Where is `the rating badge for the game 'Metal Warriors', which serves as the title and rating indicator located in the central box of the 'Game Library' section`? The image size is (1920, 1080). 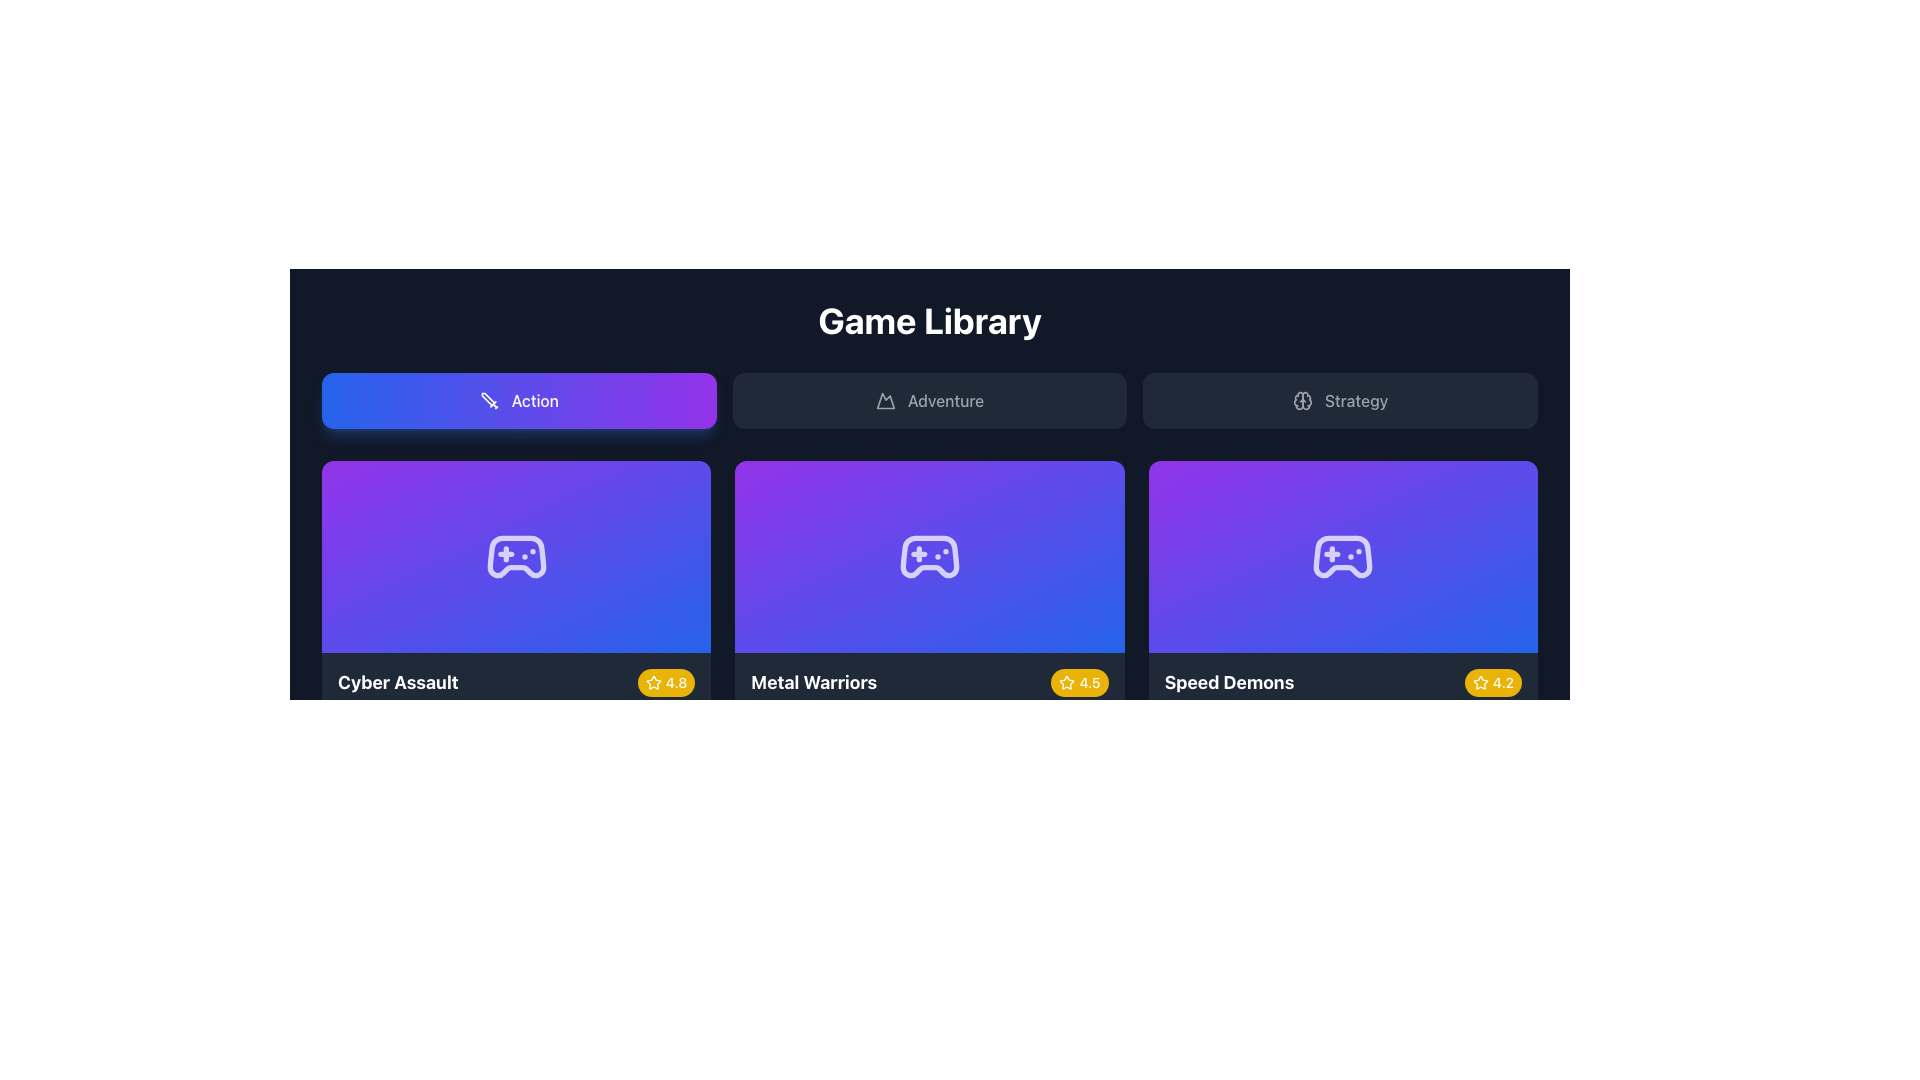
the rating badge for the game 'Metal Warriors', which serves as the title and rating indicator located in the central box of the 'Game Library' section is located at coordinates (929, 681).